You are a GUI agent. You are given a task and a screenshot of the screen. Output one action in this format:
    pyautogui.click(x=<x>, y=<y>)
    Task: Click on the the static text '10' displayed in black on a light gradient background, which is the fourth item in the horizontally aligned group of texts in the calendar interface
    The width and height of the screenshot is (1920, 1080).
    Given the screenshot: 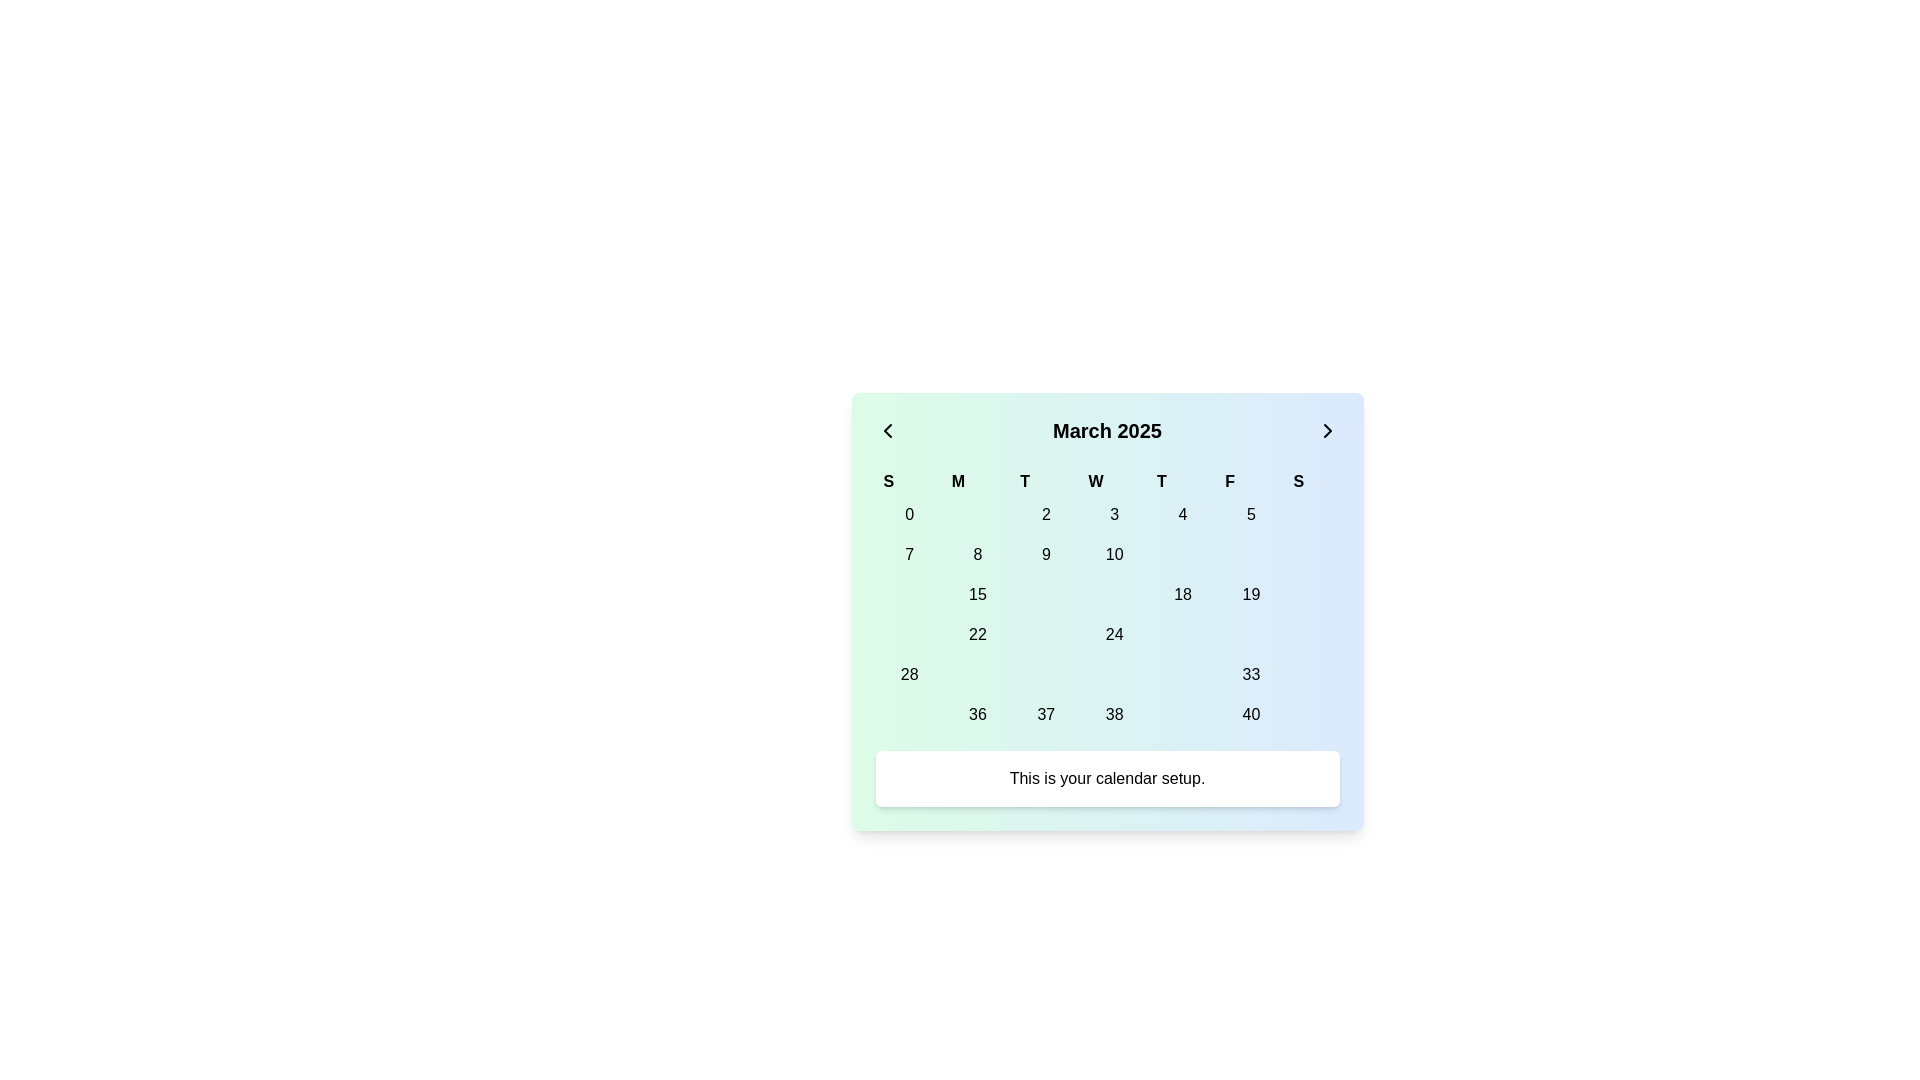 What is the action you would take?
    pyautogui.click(x=1113, y=555)
    